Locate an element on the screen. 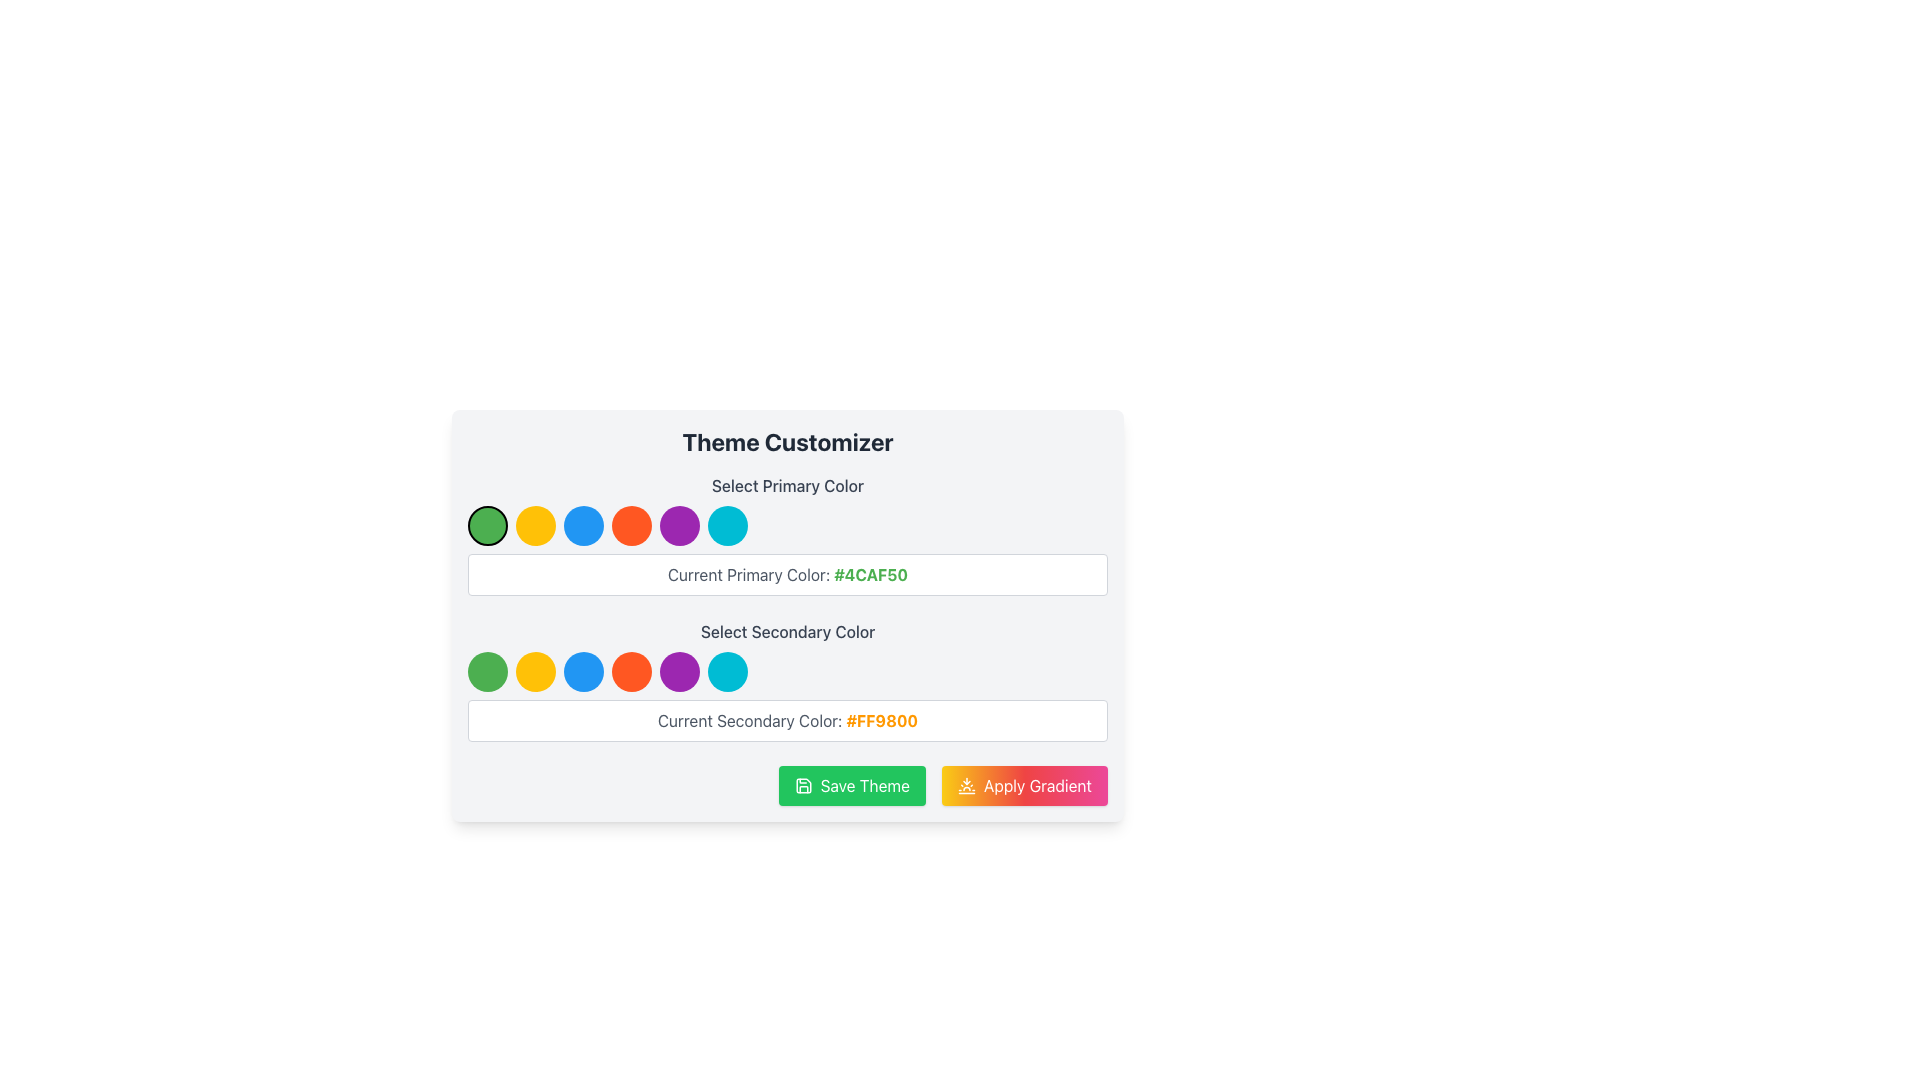 This screenshot has width=1920, height=1080. the second circular button for selecting yellow color in the 'Select Primary Color' section is located at coordinates (536, 524).